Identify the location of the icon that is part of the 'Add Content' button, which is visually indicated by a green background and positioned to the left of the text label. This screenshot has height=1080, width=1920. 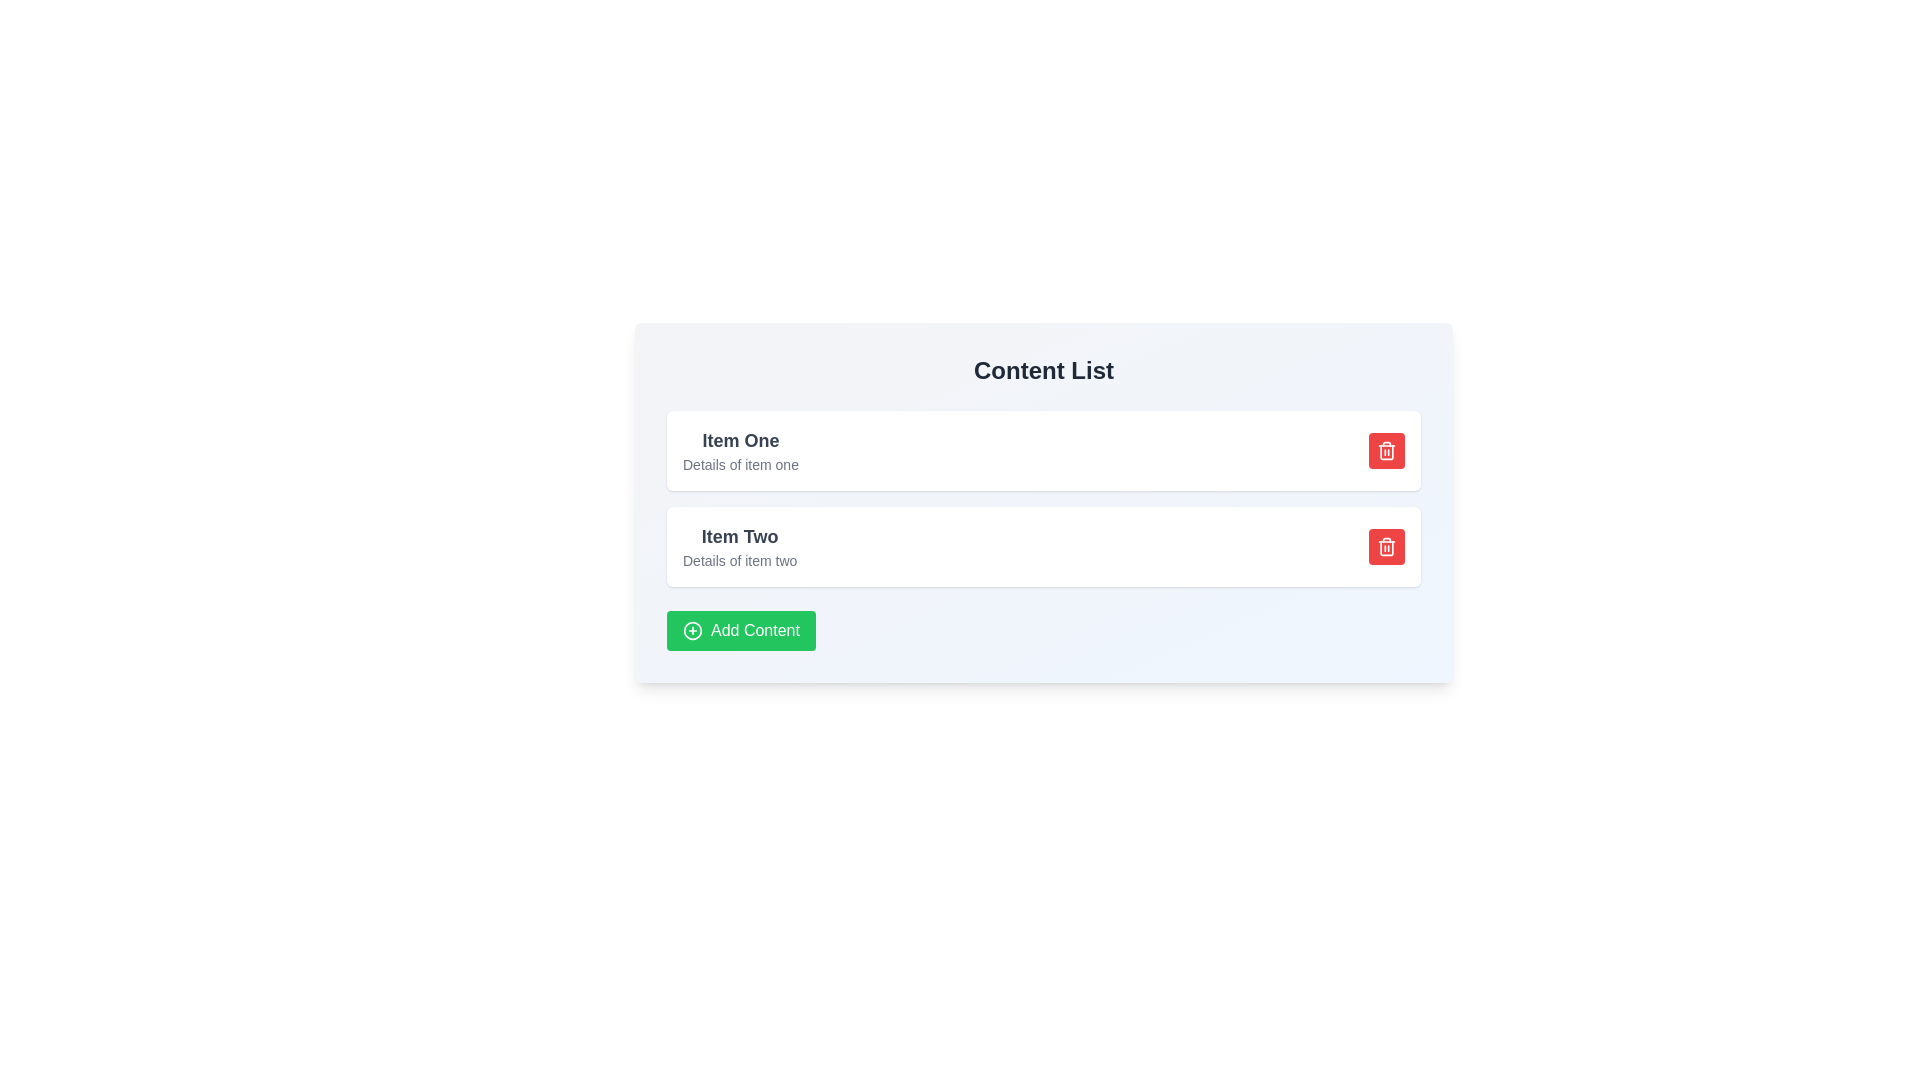
(692, 631).